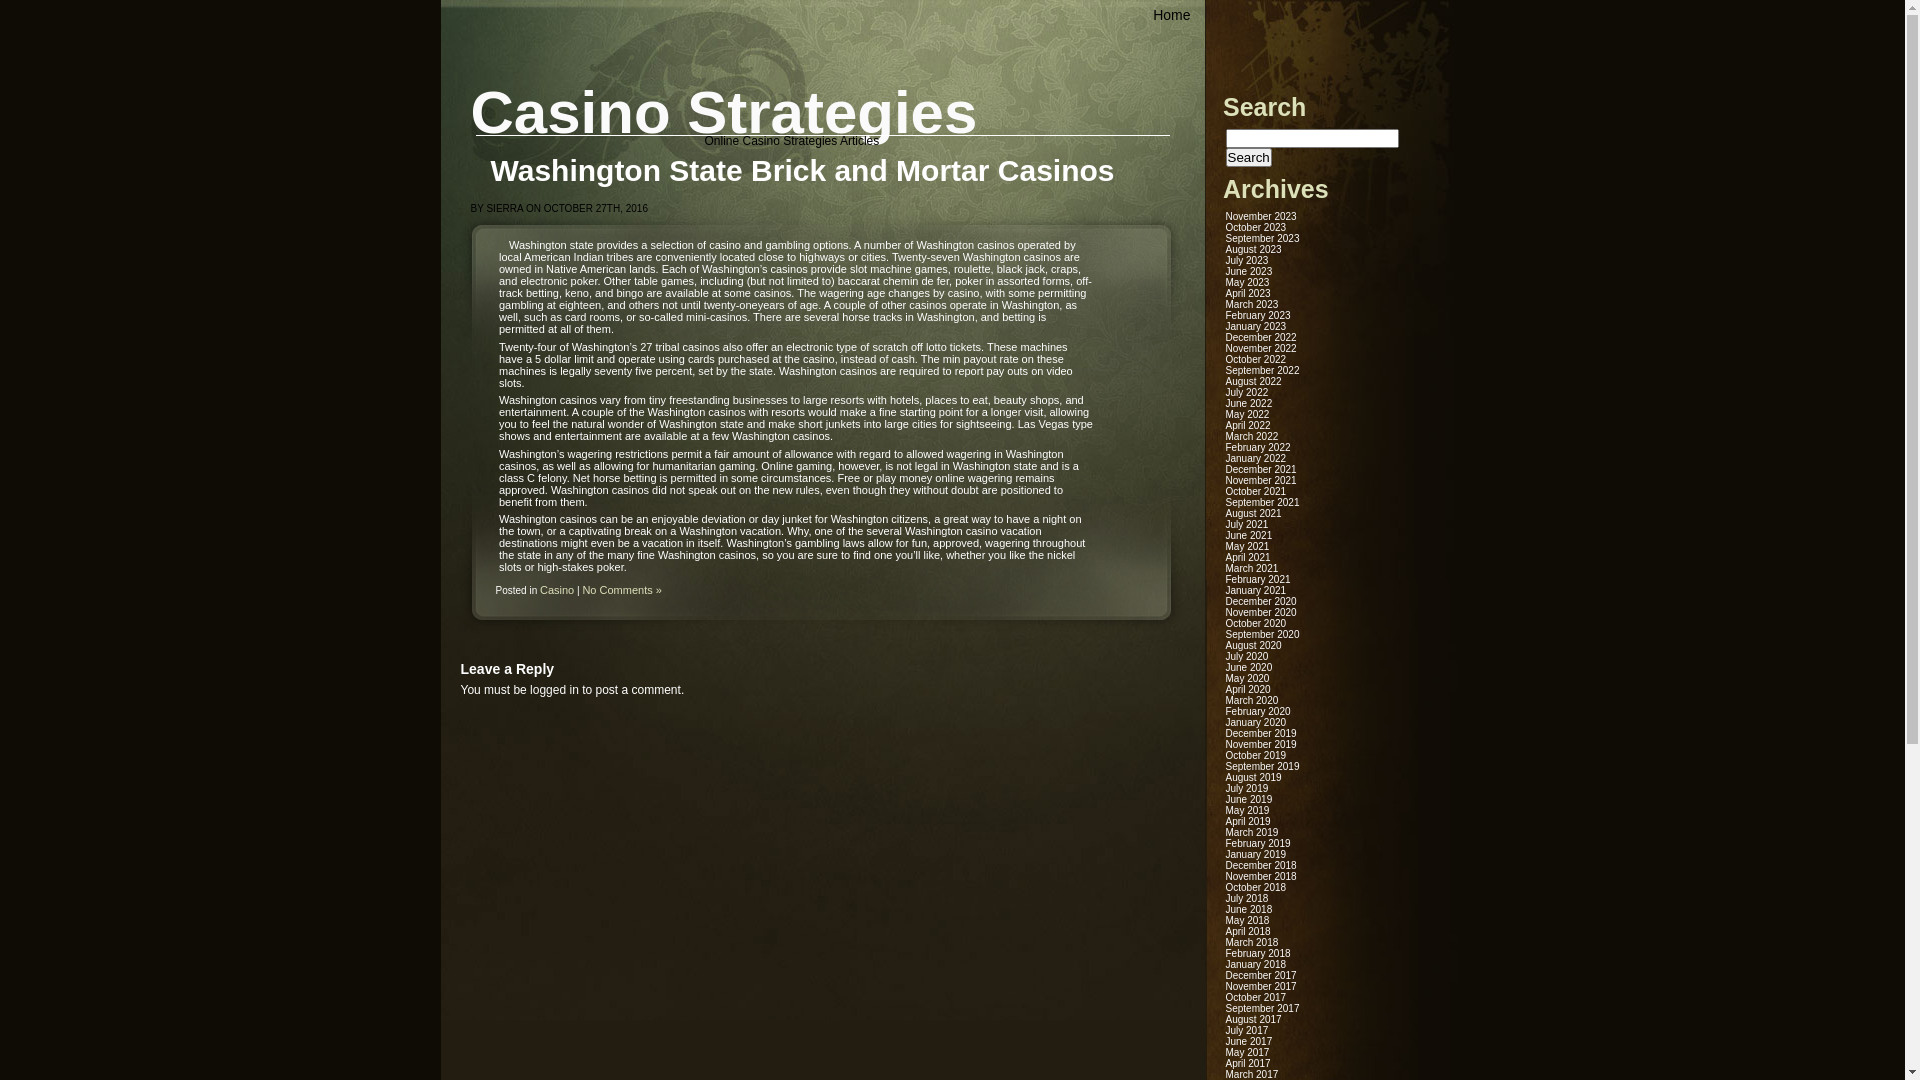 This screenshot has width=1920, height=1080. What do you see at coordinates (1224, 336) in the screenshot?
I see `'December 2022'` at bounding box center [1224, 336].